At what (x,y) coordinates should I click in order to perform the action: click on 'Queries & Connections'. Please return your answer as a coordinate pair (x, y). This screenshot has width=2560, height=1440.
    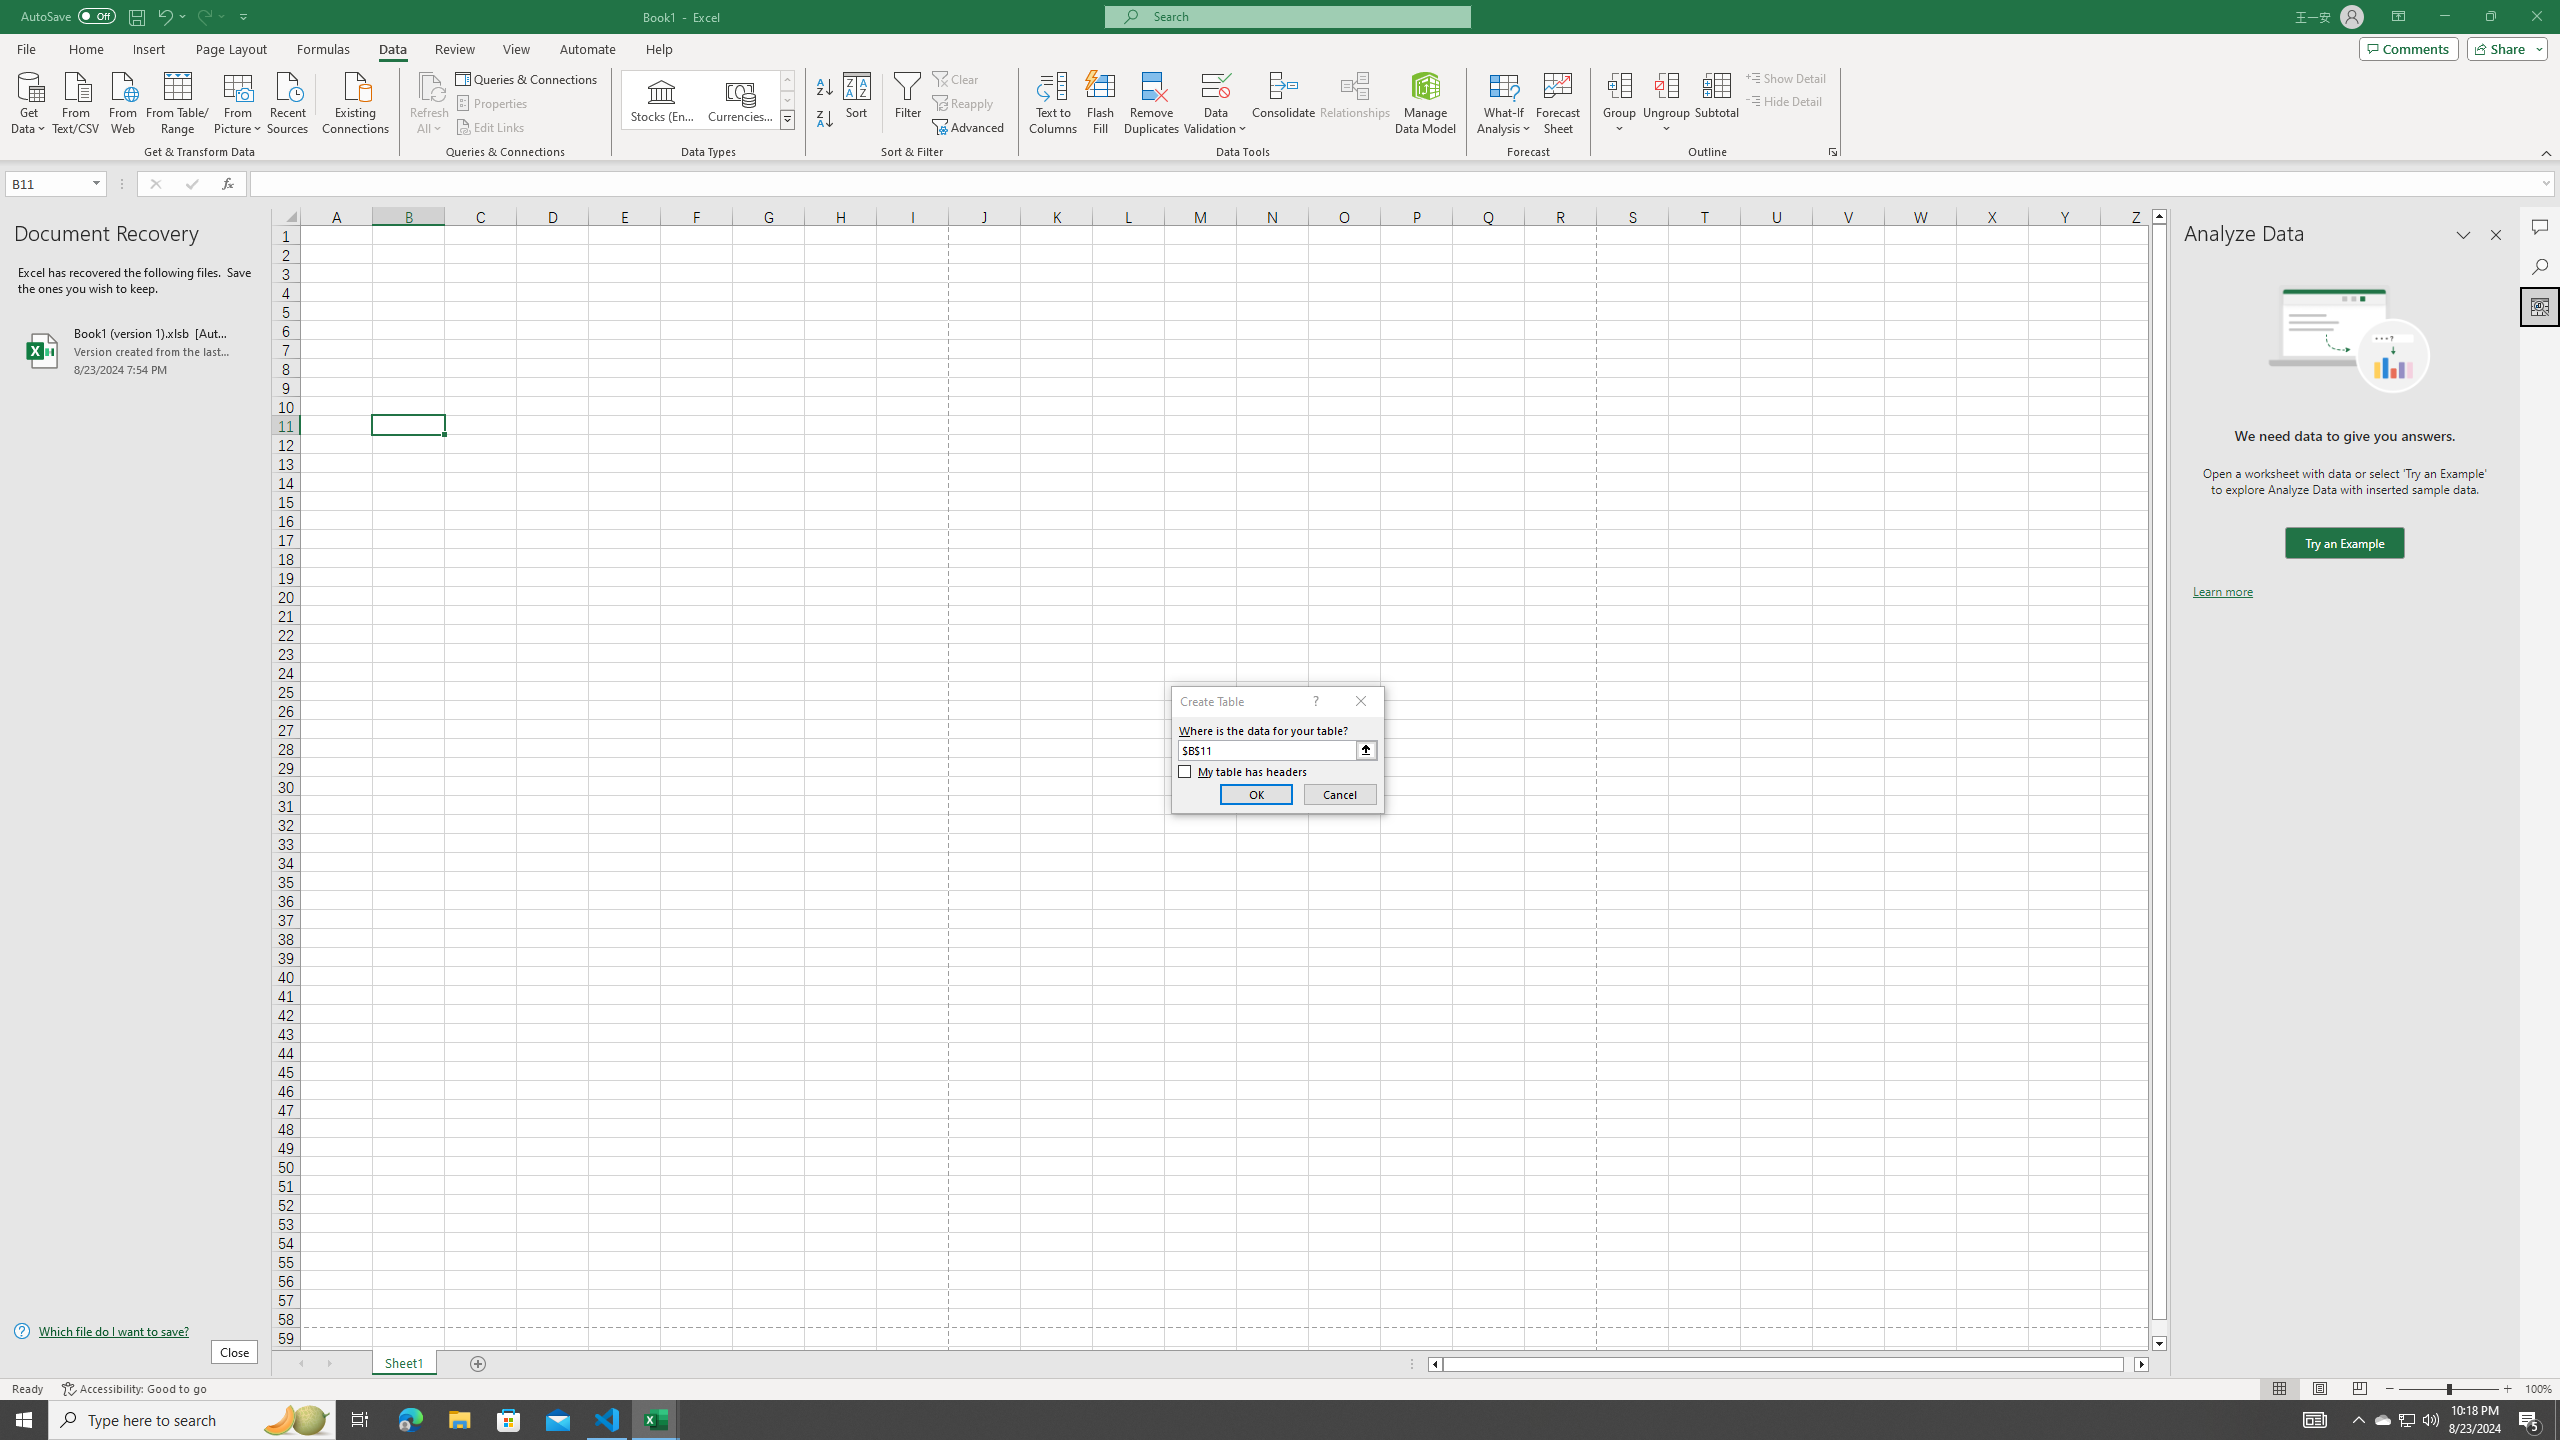
    Looking at the image, I should click on (527, 78).